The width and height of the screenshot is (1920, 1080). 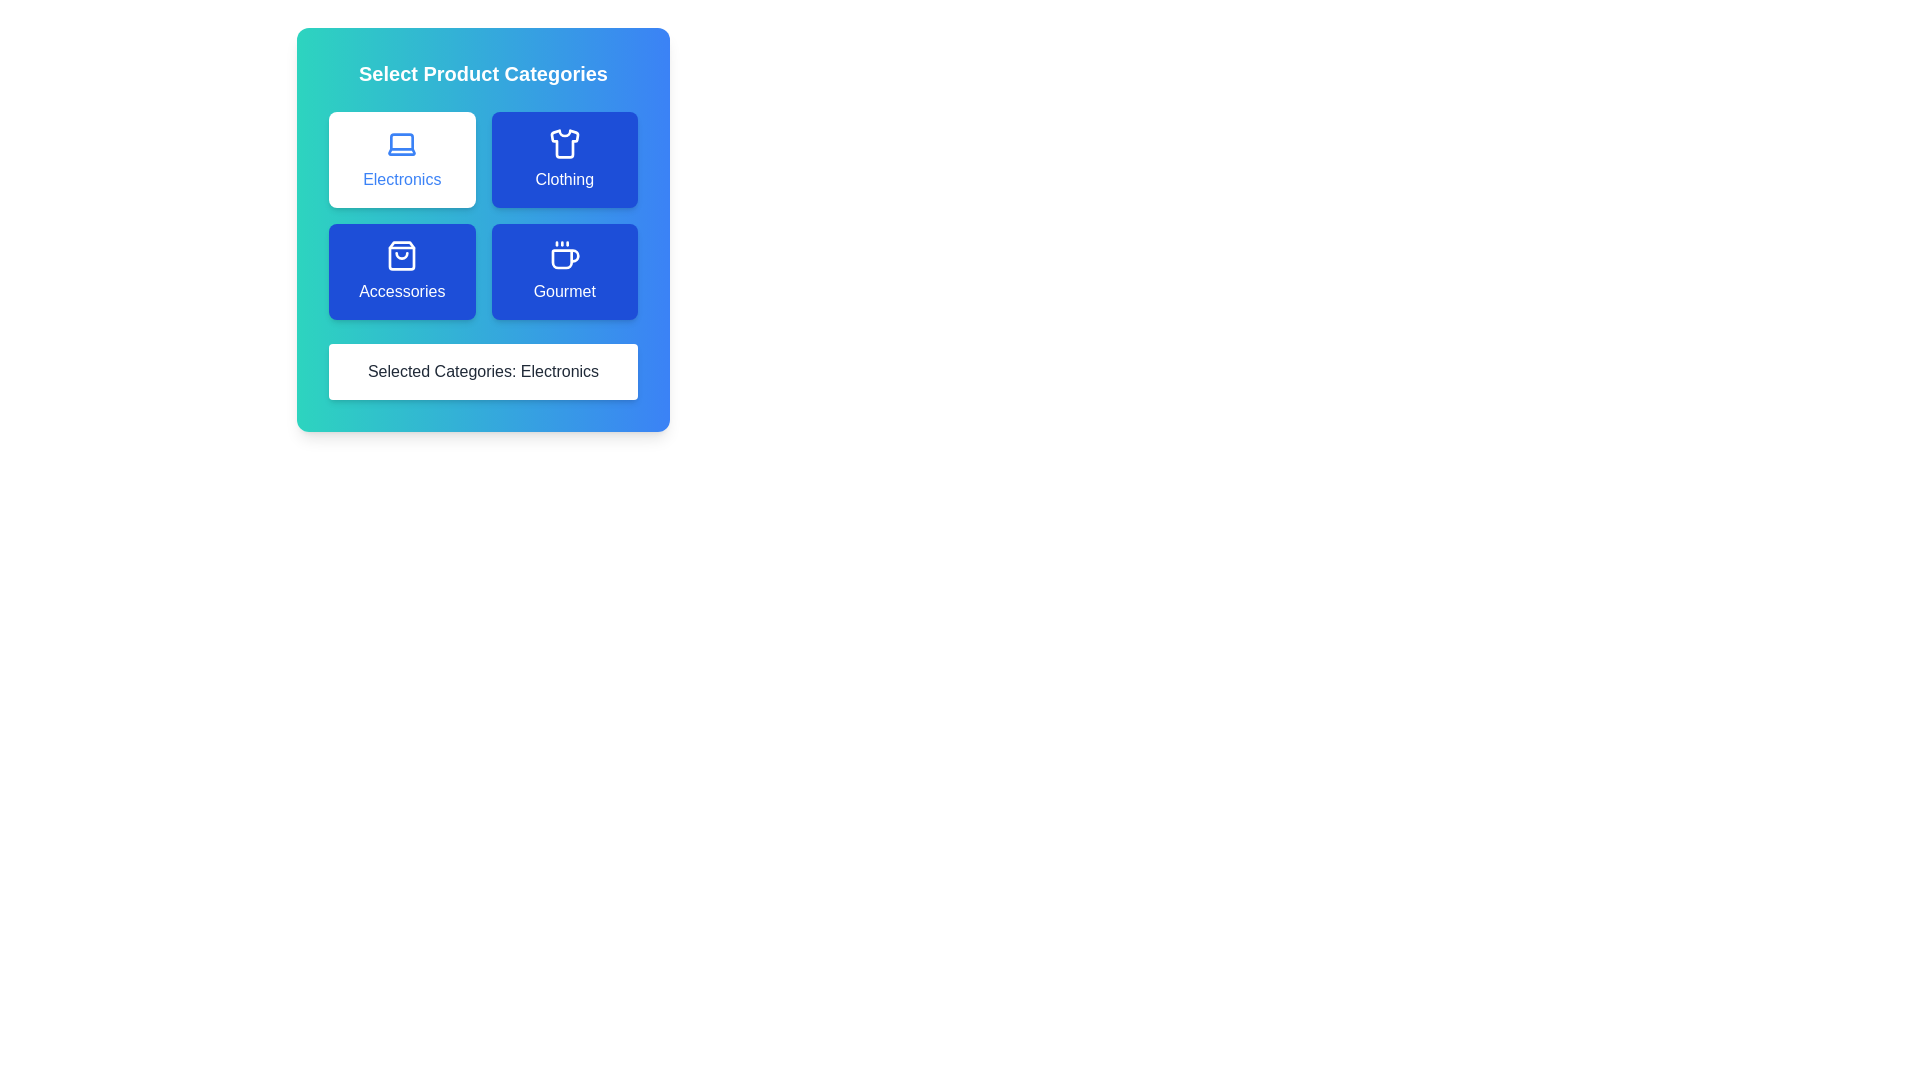 What do you see at coordinates (483, 72) in the screenshot?
I see `the header text 'Select Product Categories' to focus on it` at bounding box center [483, 72].